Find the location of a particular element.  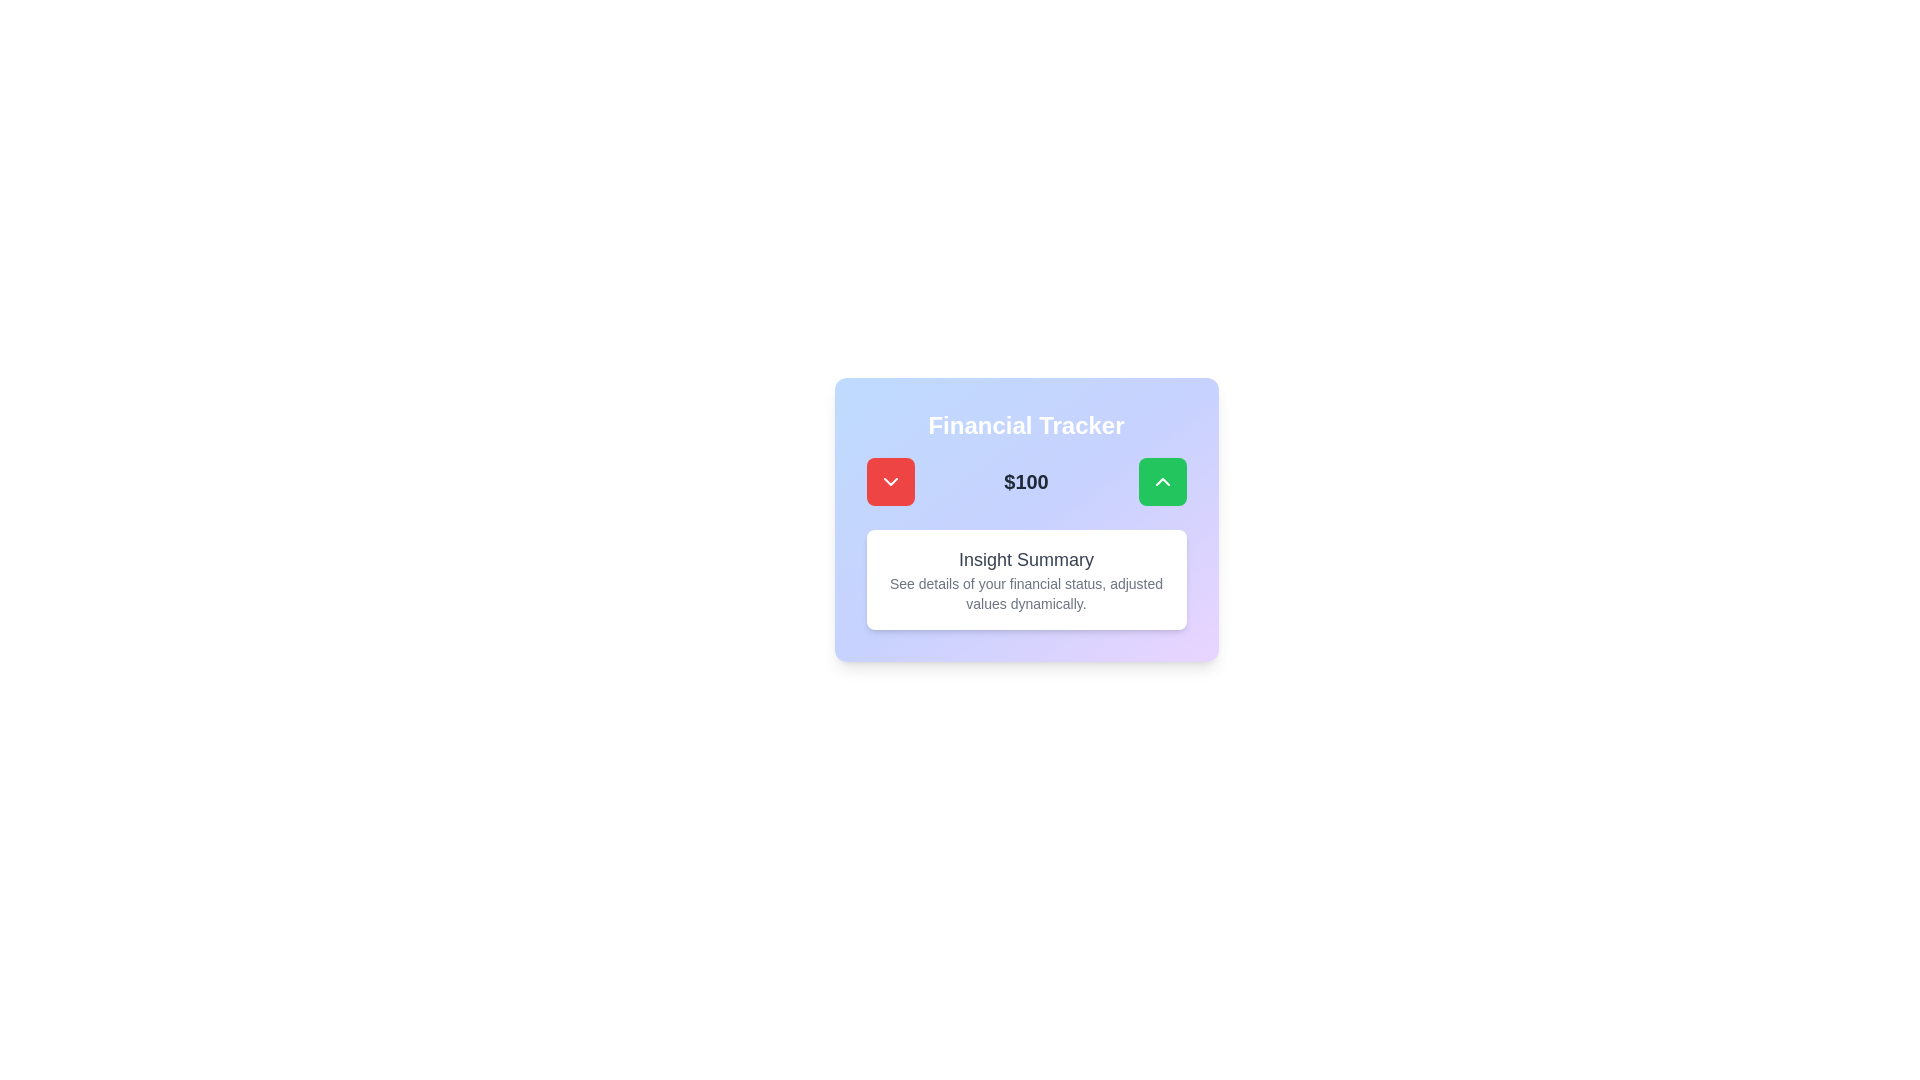

the interactive button on the left side of the horizontally aligned pair of buttons in the financial tracker is located at coordinates (889, 482).